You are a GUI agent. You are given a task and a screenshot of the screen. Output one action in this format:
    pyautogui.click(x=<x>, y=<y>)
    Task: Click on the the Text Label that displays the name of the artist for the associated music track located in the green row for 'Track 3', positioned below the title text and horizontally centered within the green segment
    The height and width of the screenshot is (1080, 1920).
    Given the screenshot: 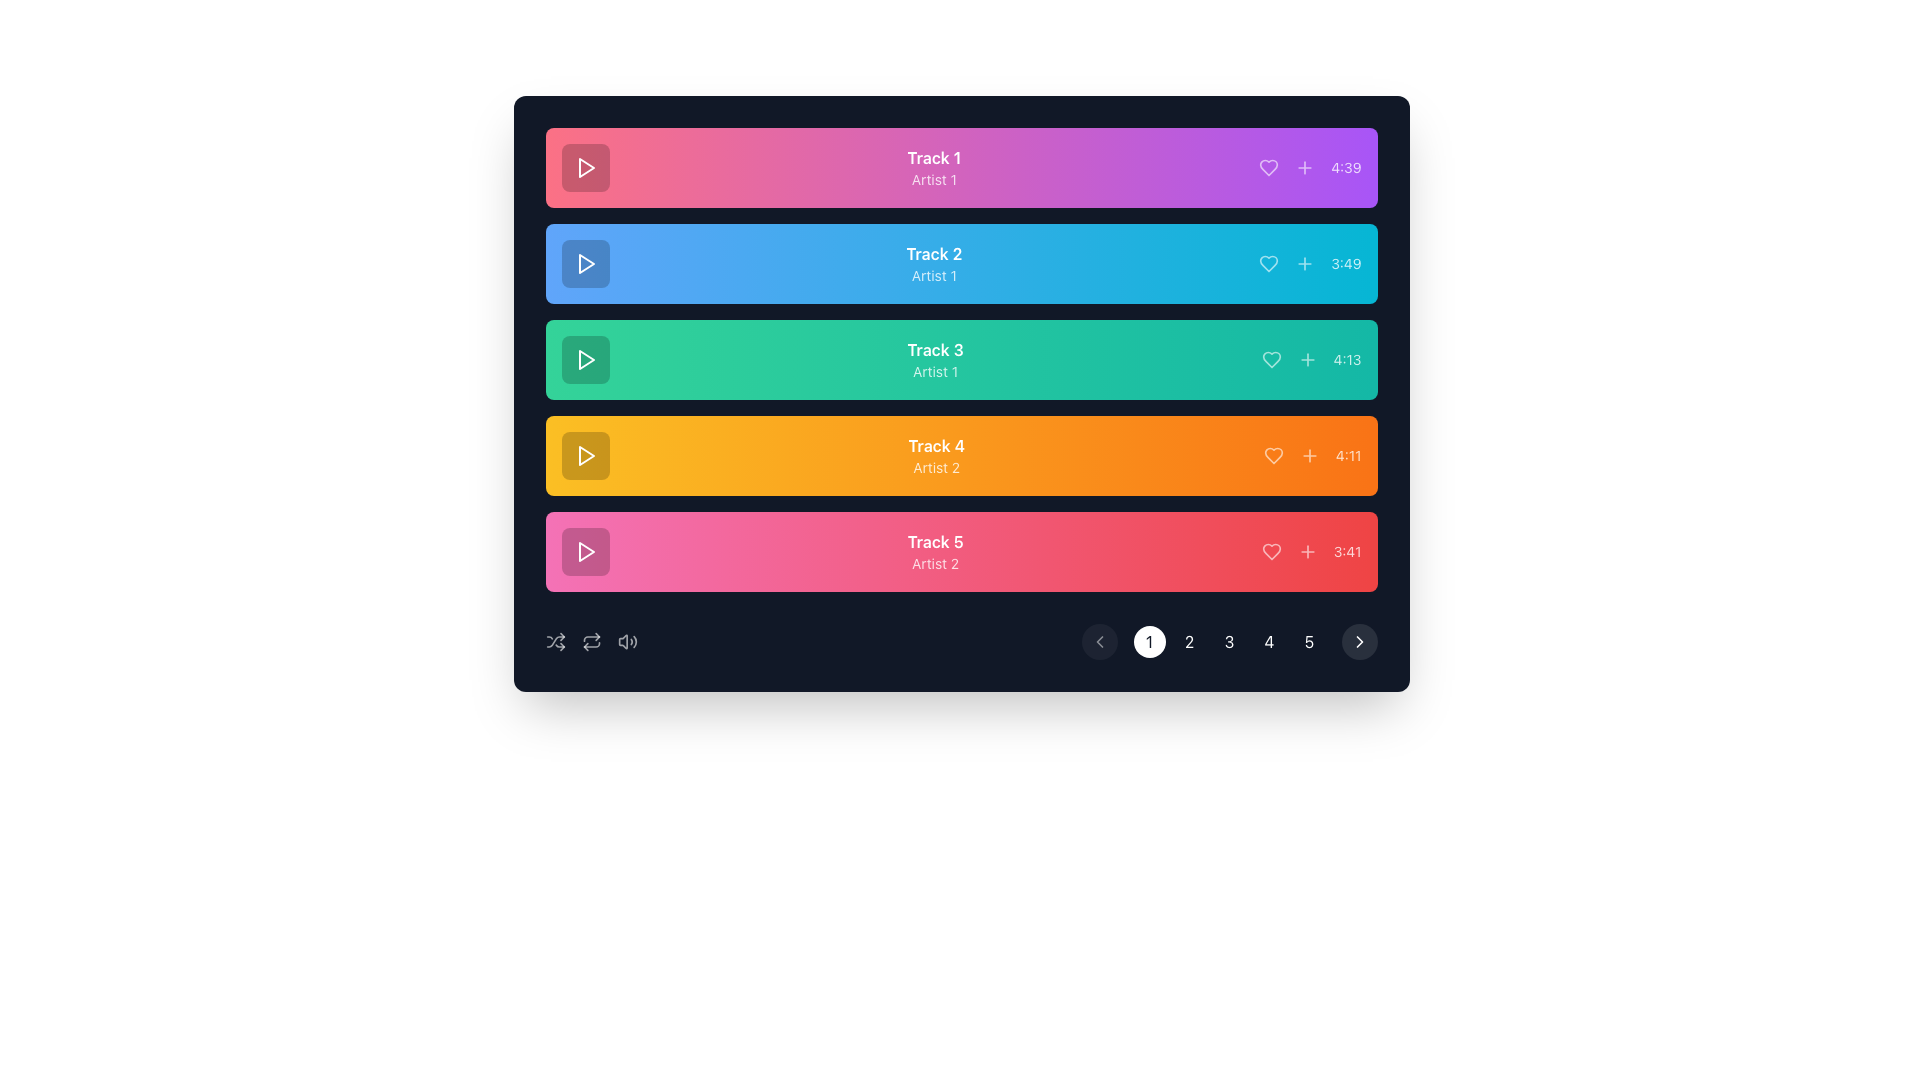 What is the action you would take?
    pyautogui.click(x=934, y=371)
    